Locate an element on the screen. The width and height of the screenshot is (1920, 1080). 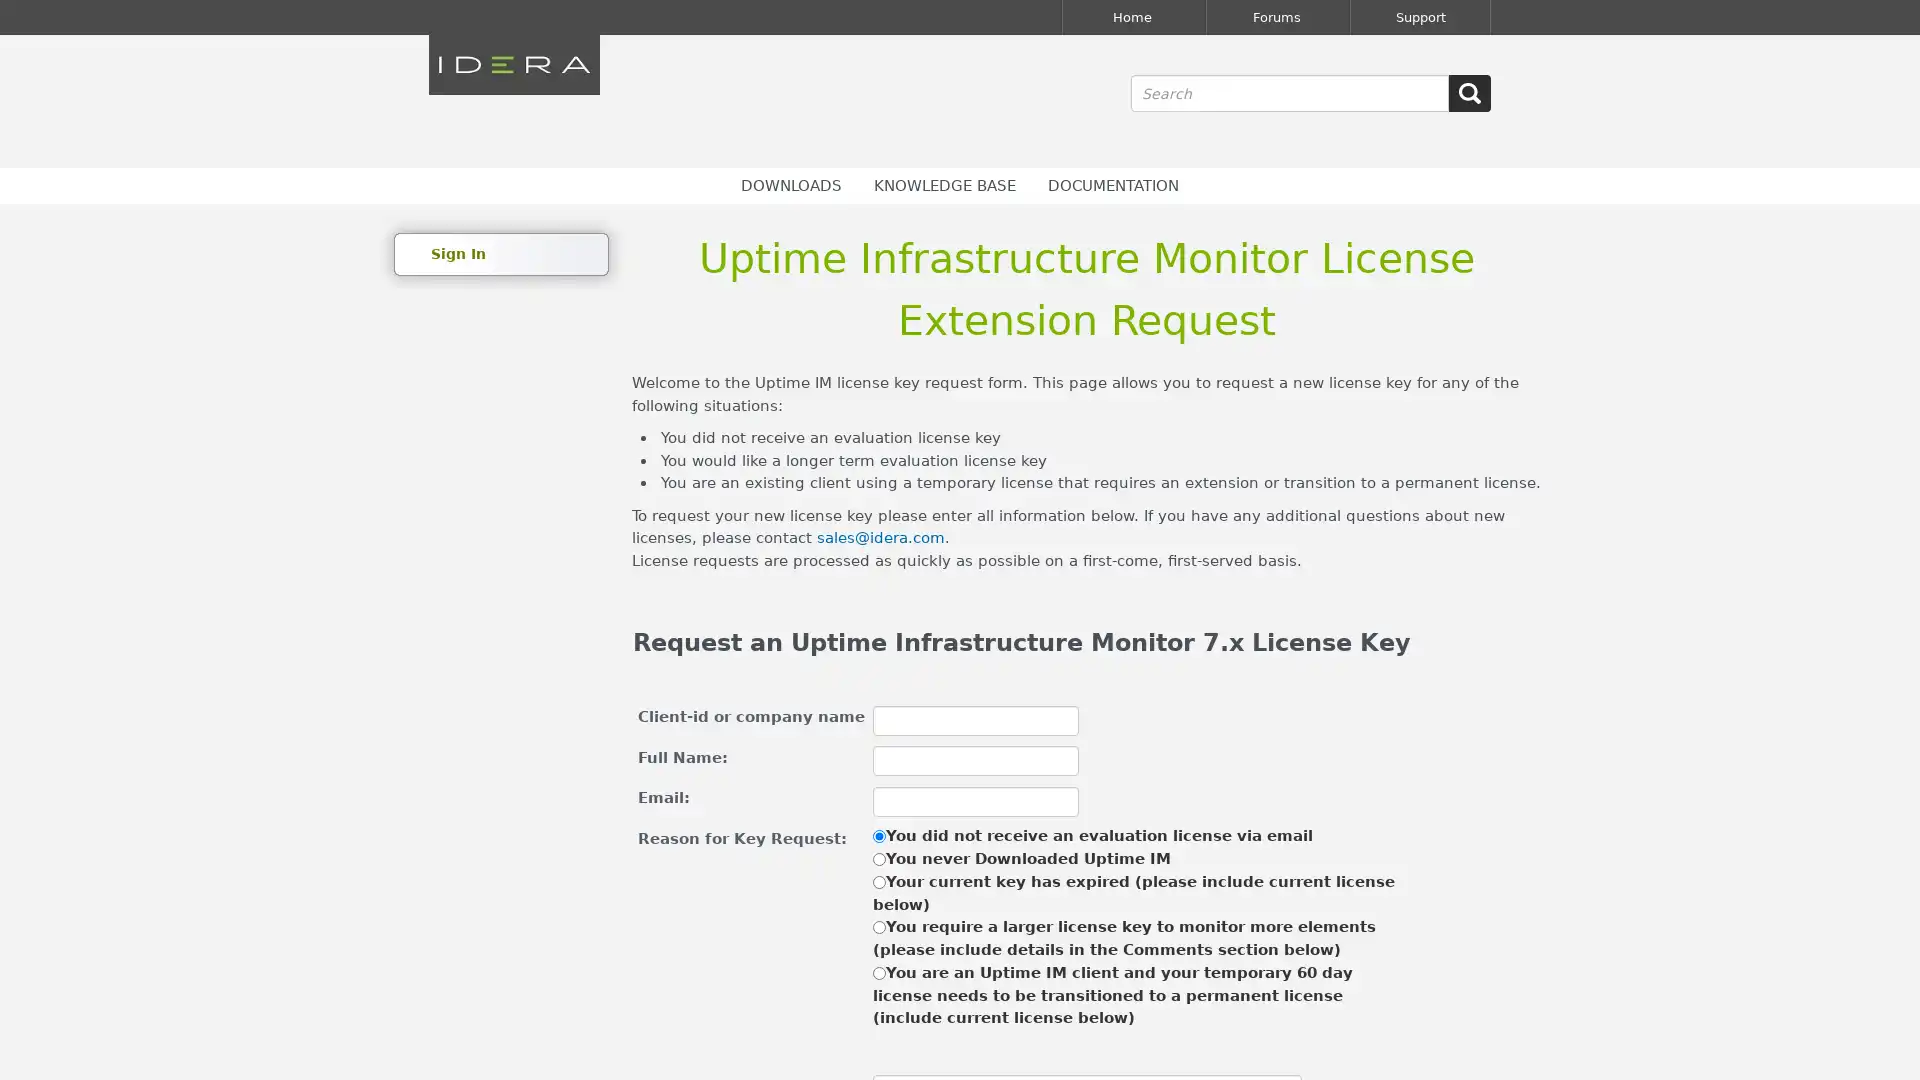
SEARCH is located at coordinates (1469, 93).